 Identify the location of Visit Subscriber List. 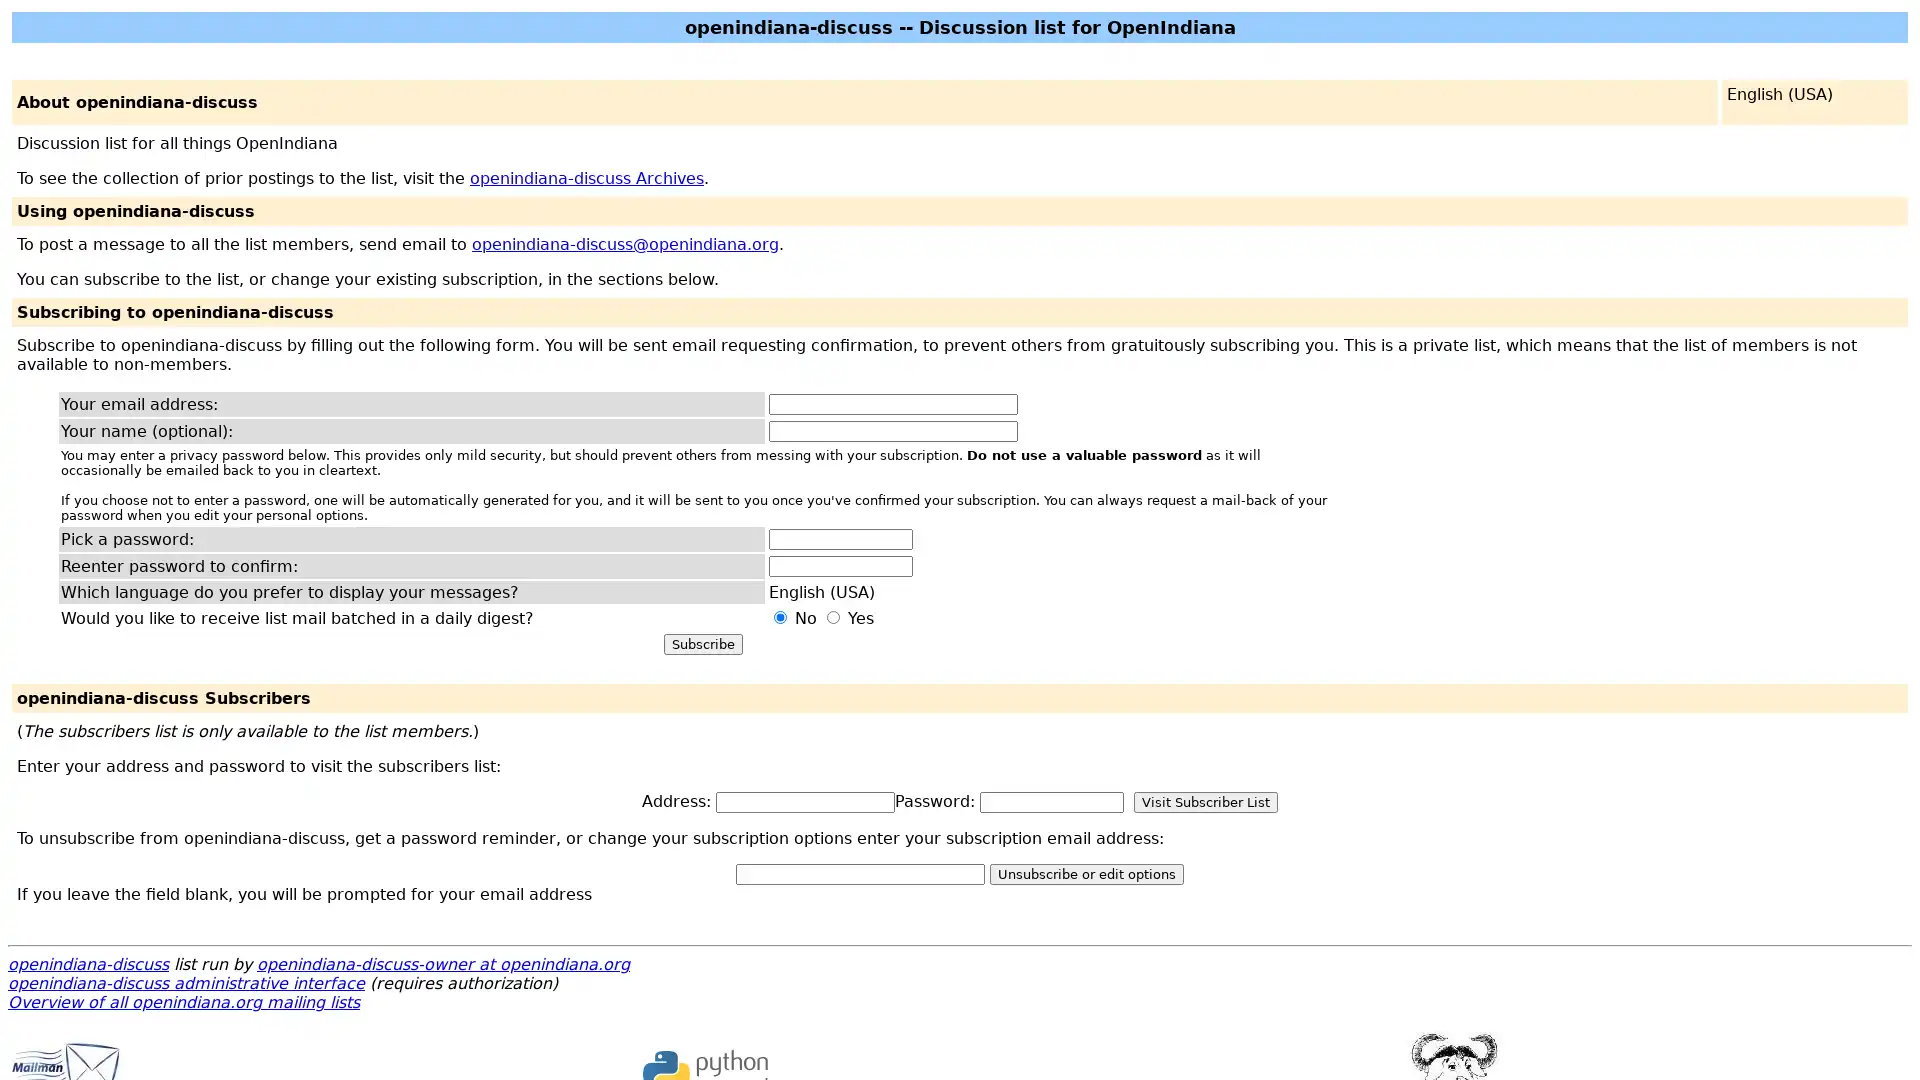
(1204, 801).